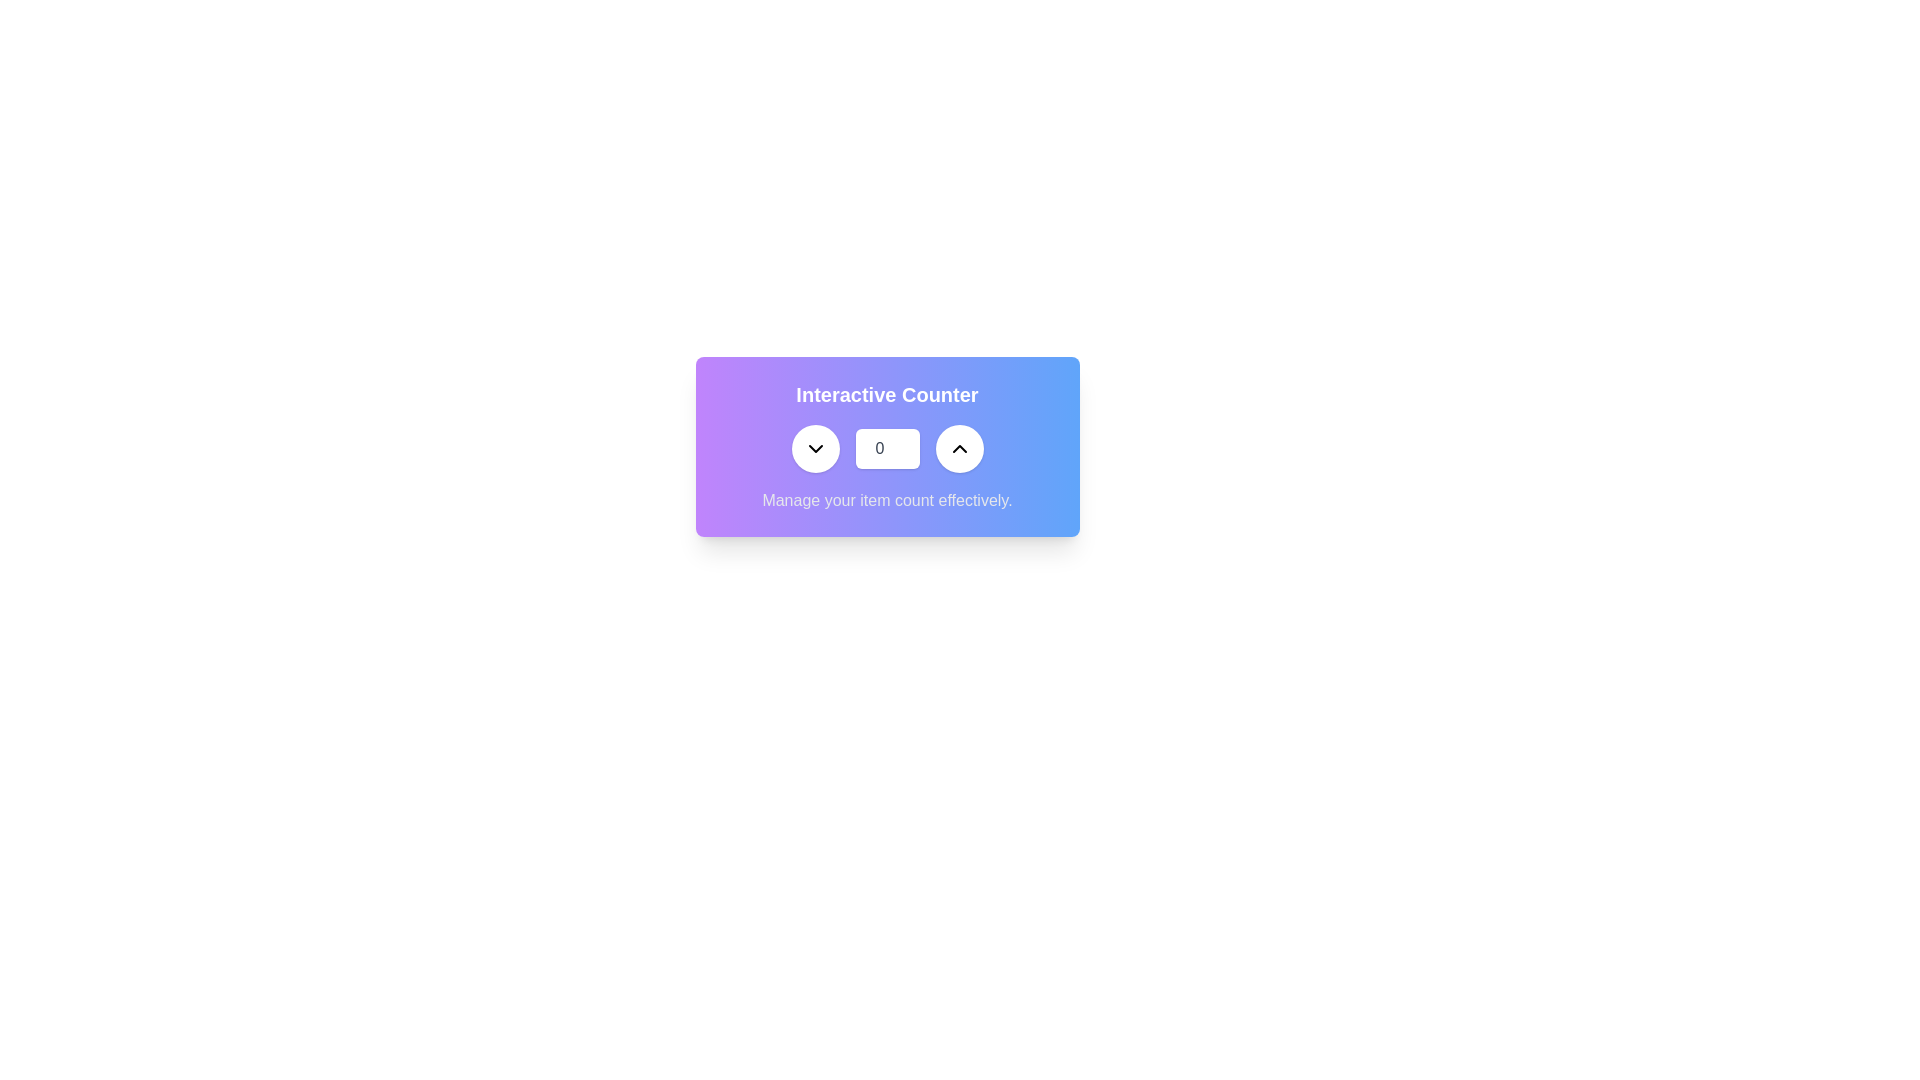  What do you see at coordinates (886, 500) in the screenshot?
I see `the descriptive text label located underneath the interactive counter in the central card with a gradient background transitioning from purple to blue` at bounding box center [886, 500].